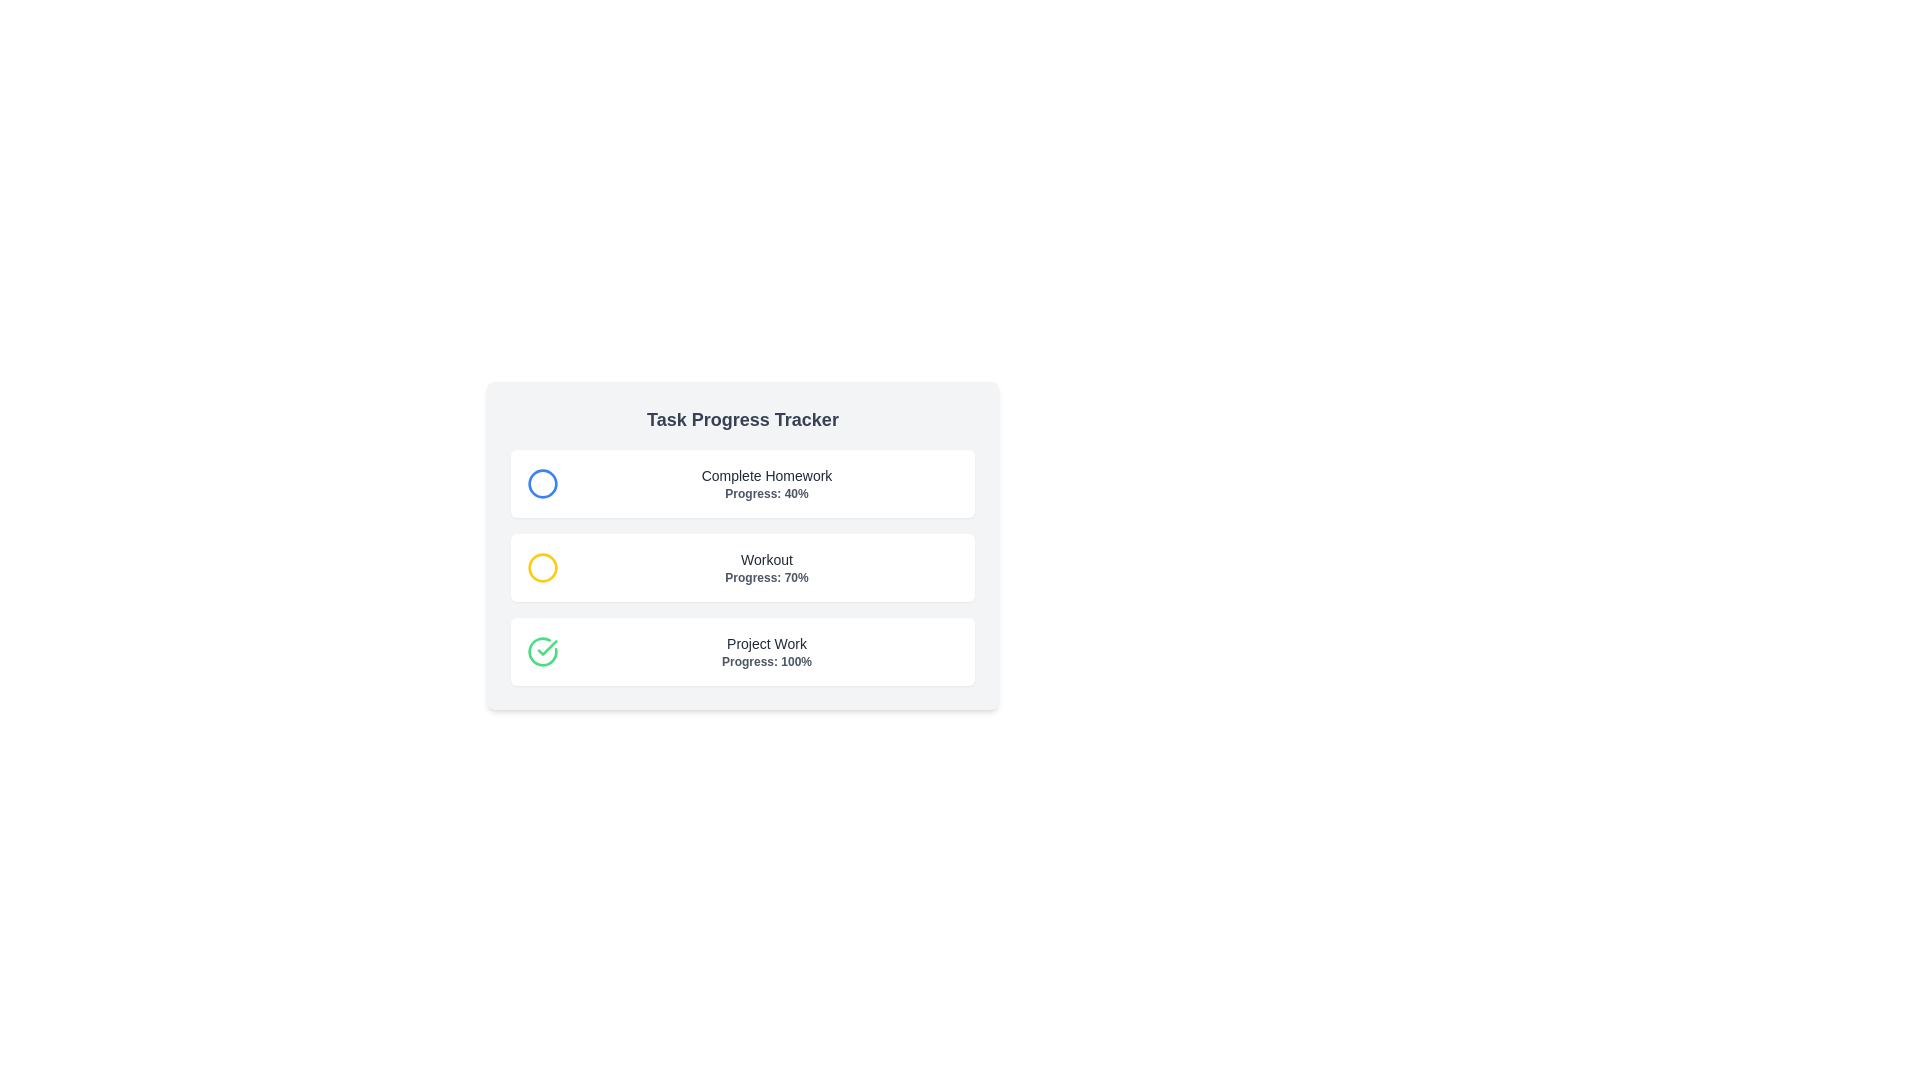  Describe the element at coordinates (766, 567) in the screenshot. I see `the Label element displaying 'Workout' and 'Progress: 70%' which is the second item in the list of progress items` at that location.